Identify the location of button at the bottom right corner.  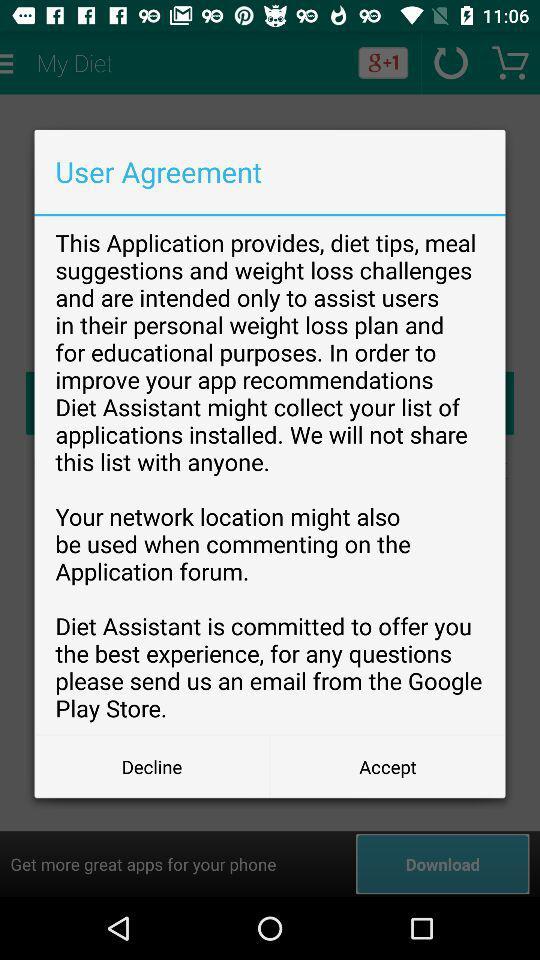
(387, 765).